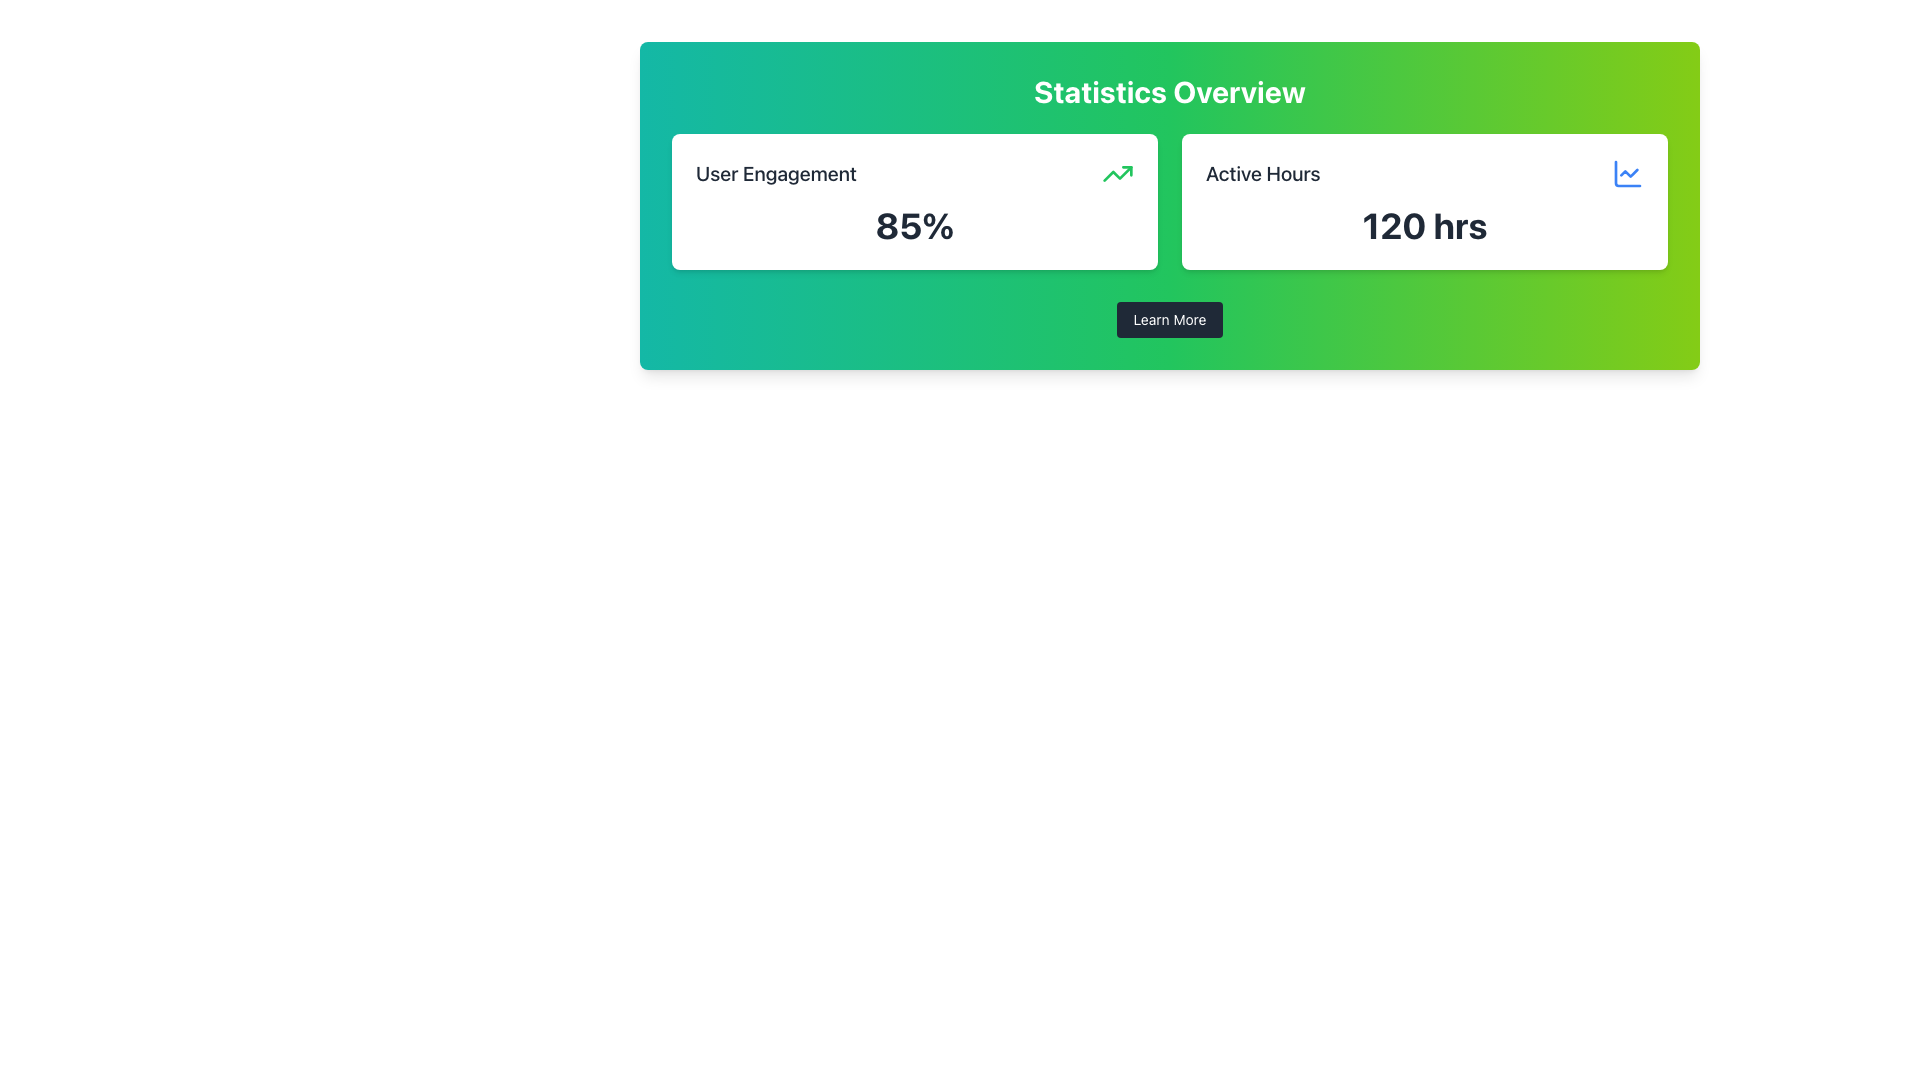  Describe the element at coordinates (1170, 319) in the screenshot. I see `the call-to-action button located at the bottom center of the rounded card, which is below the 'User Engagement' and 'Active Hours' statistics` at that location.